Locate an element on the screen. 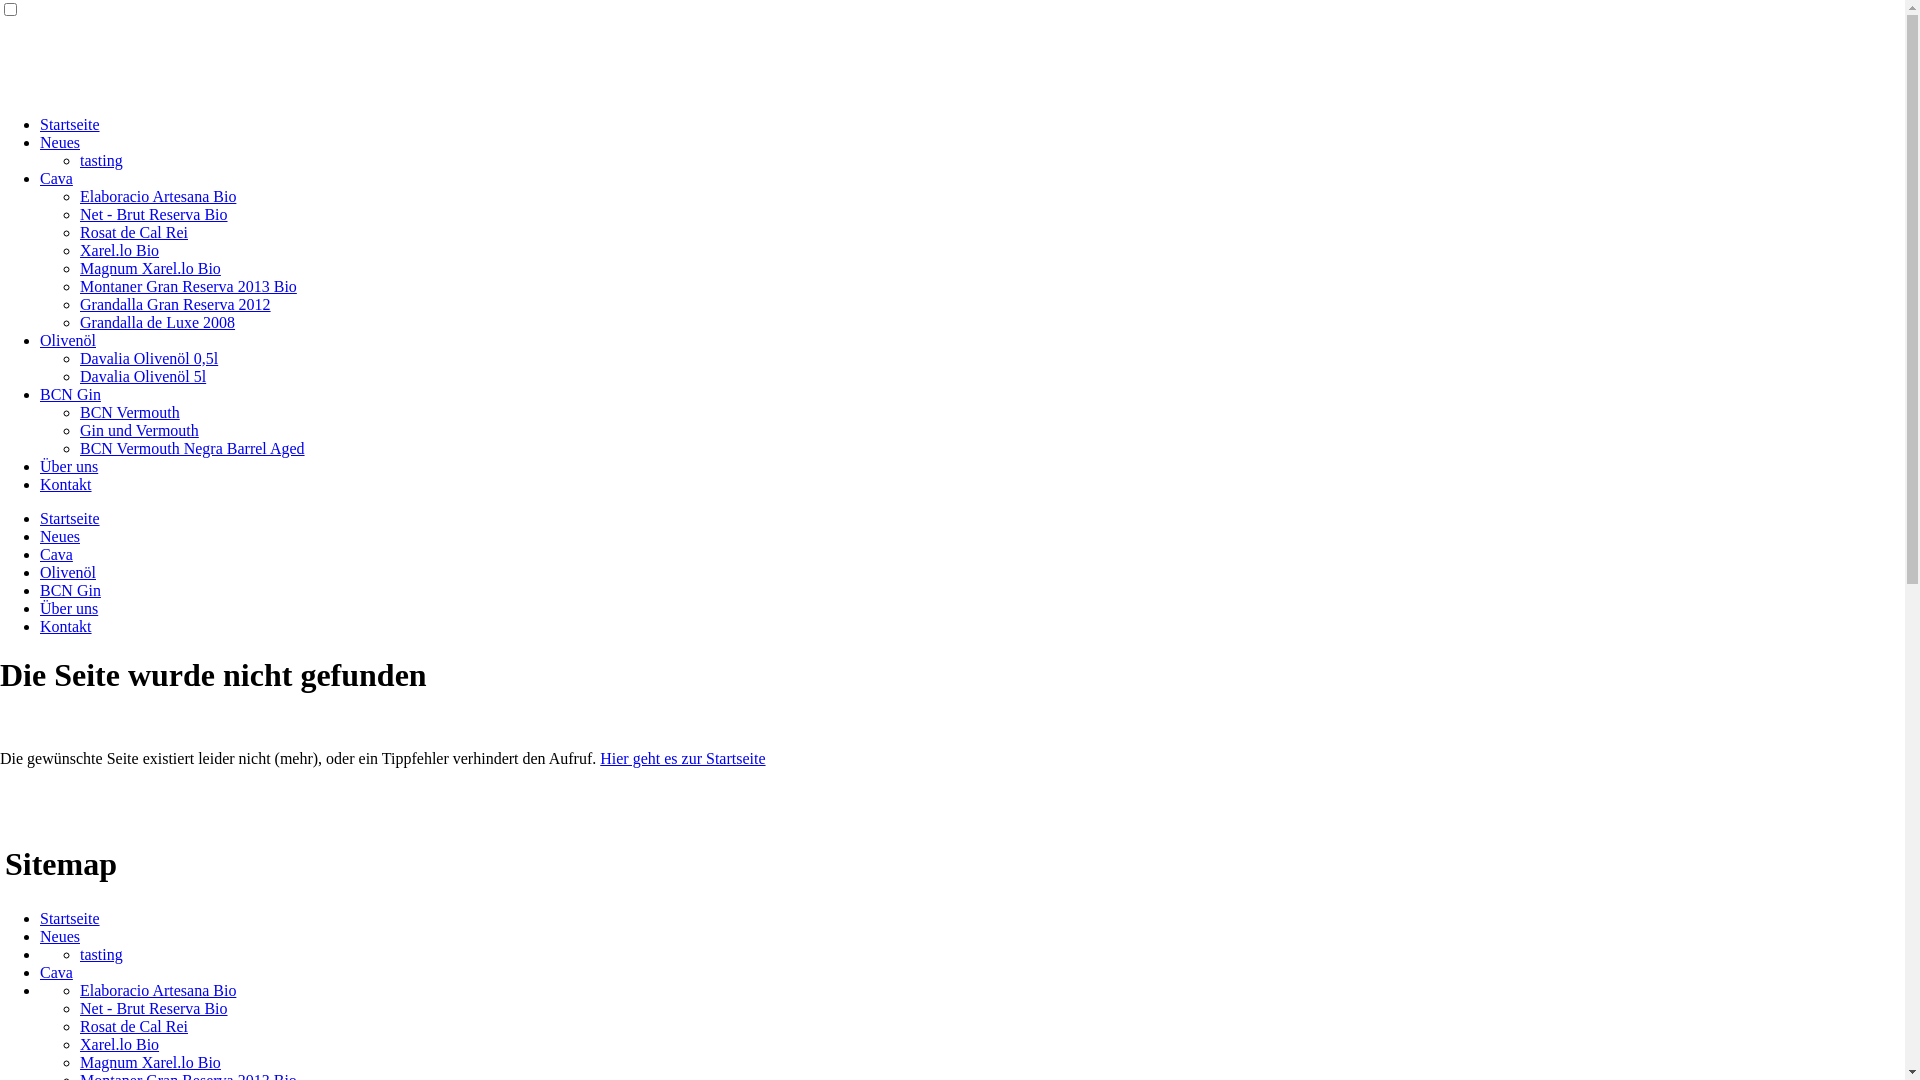  'Cava' is located at coordinates (56, 971).